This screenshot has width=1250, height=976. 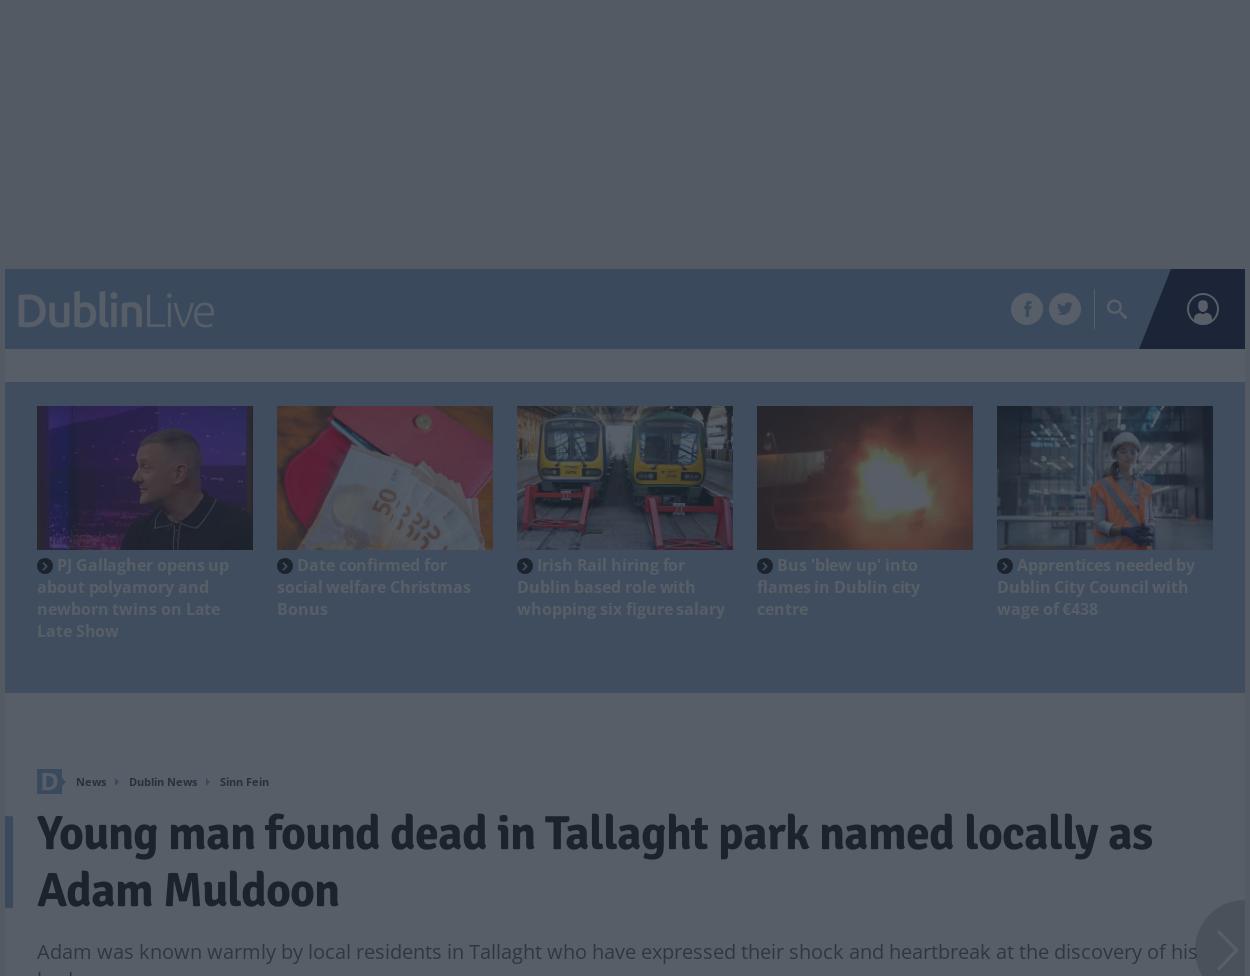 What do you see at coordinates (133, 597) in the screenshot?
I see `'PJ Gallagher opens up about polyamory and newborn twins on Late Late Show'` at bounding box center [133, 597].